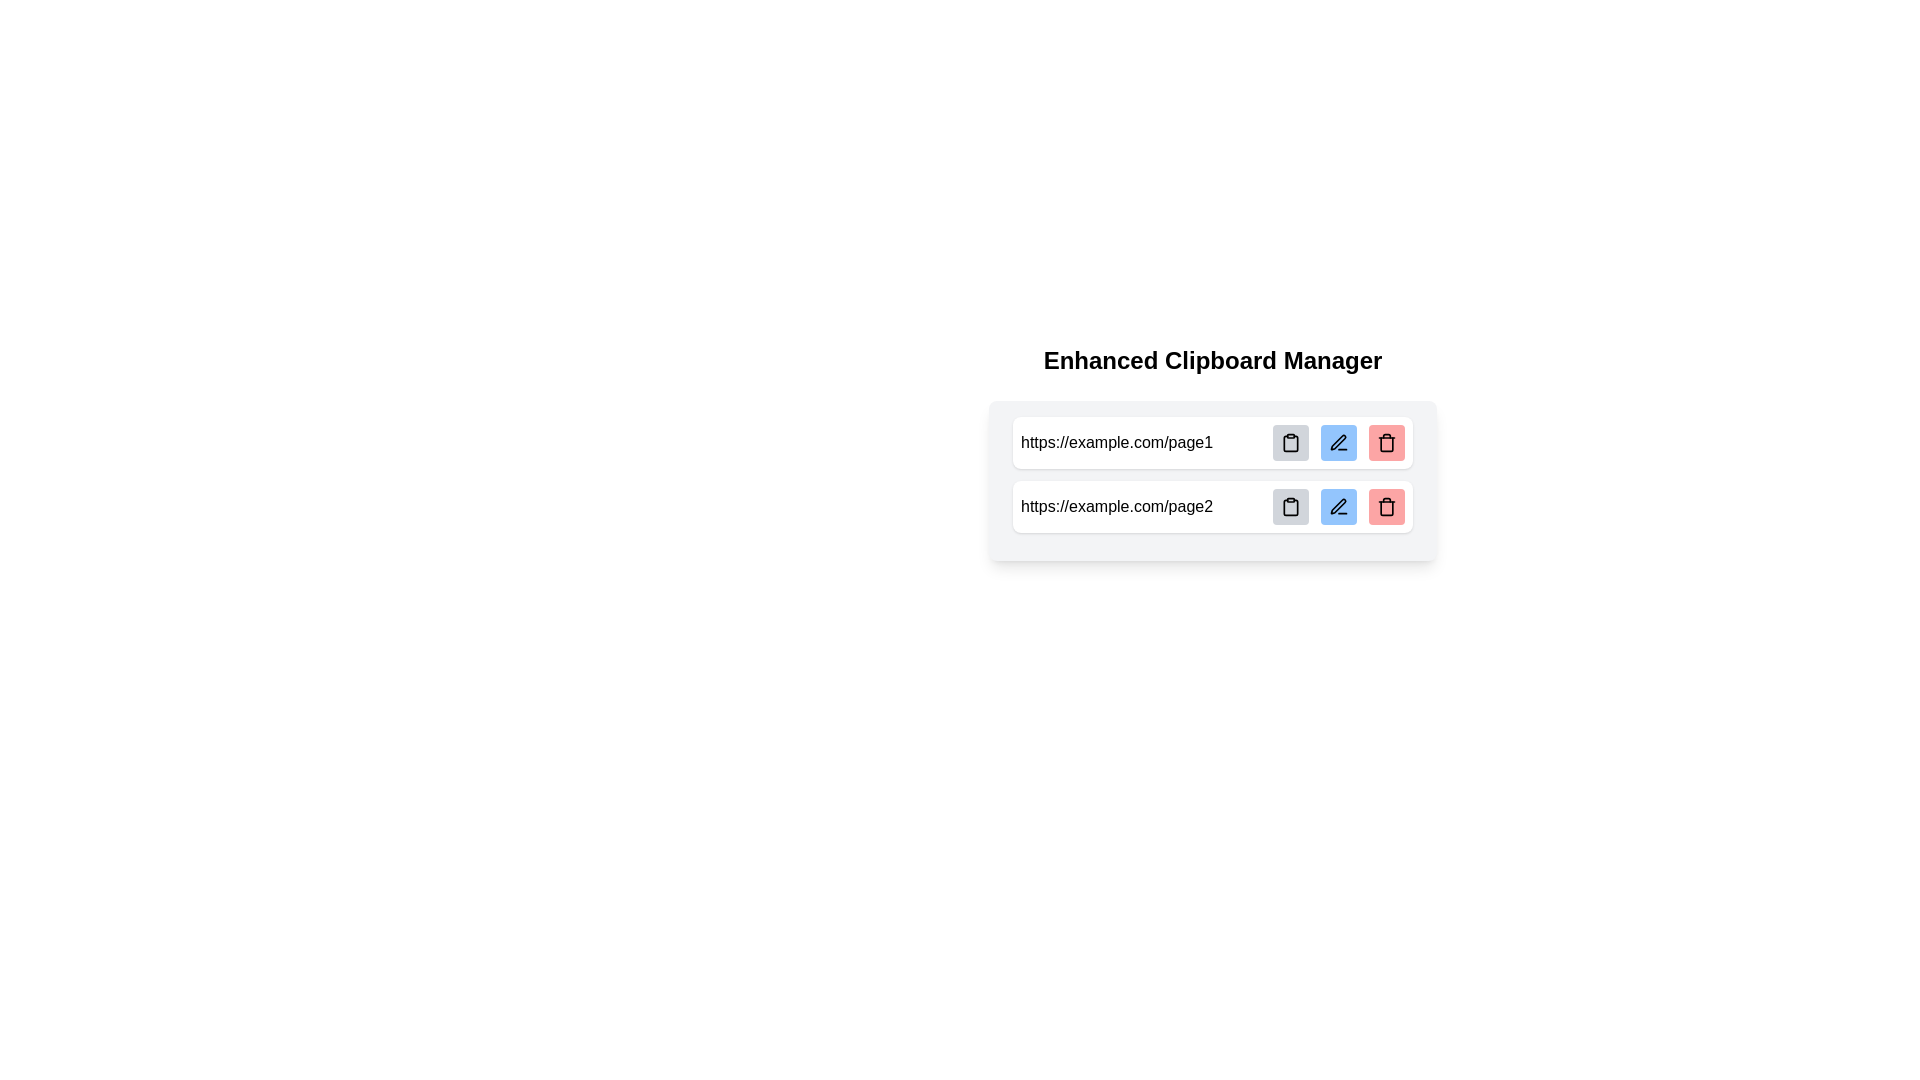 This screenshot has width=1920, height=1080. Describe the element at coordinates (1116, 505) in the screenshot. I see `the URL text element displaying 'https://example.com/page2' located in the second item of a vertically stacked list in the clipboard manager interface` at that location.